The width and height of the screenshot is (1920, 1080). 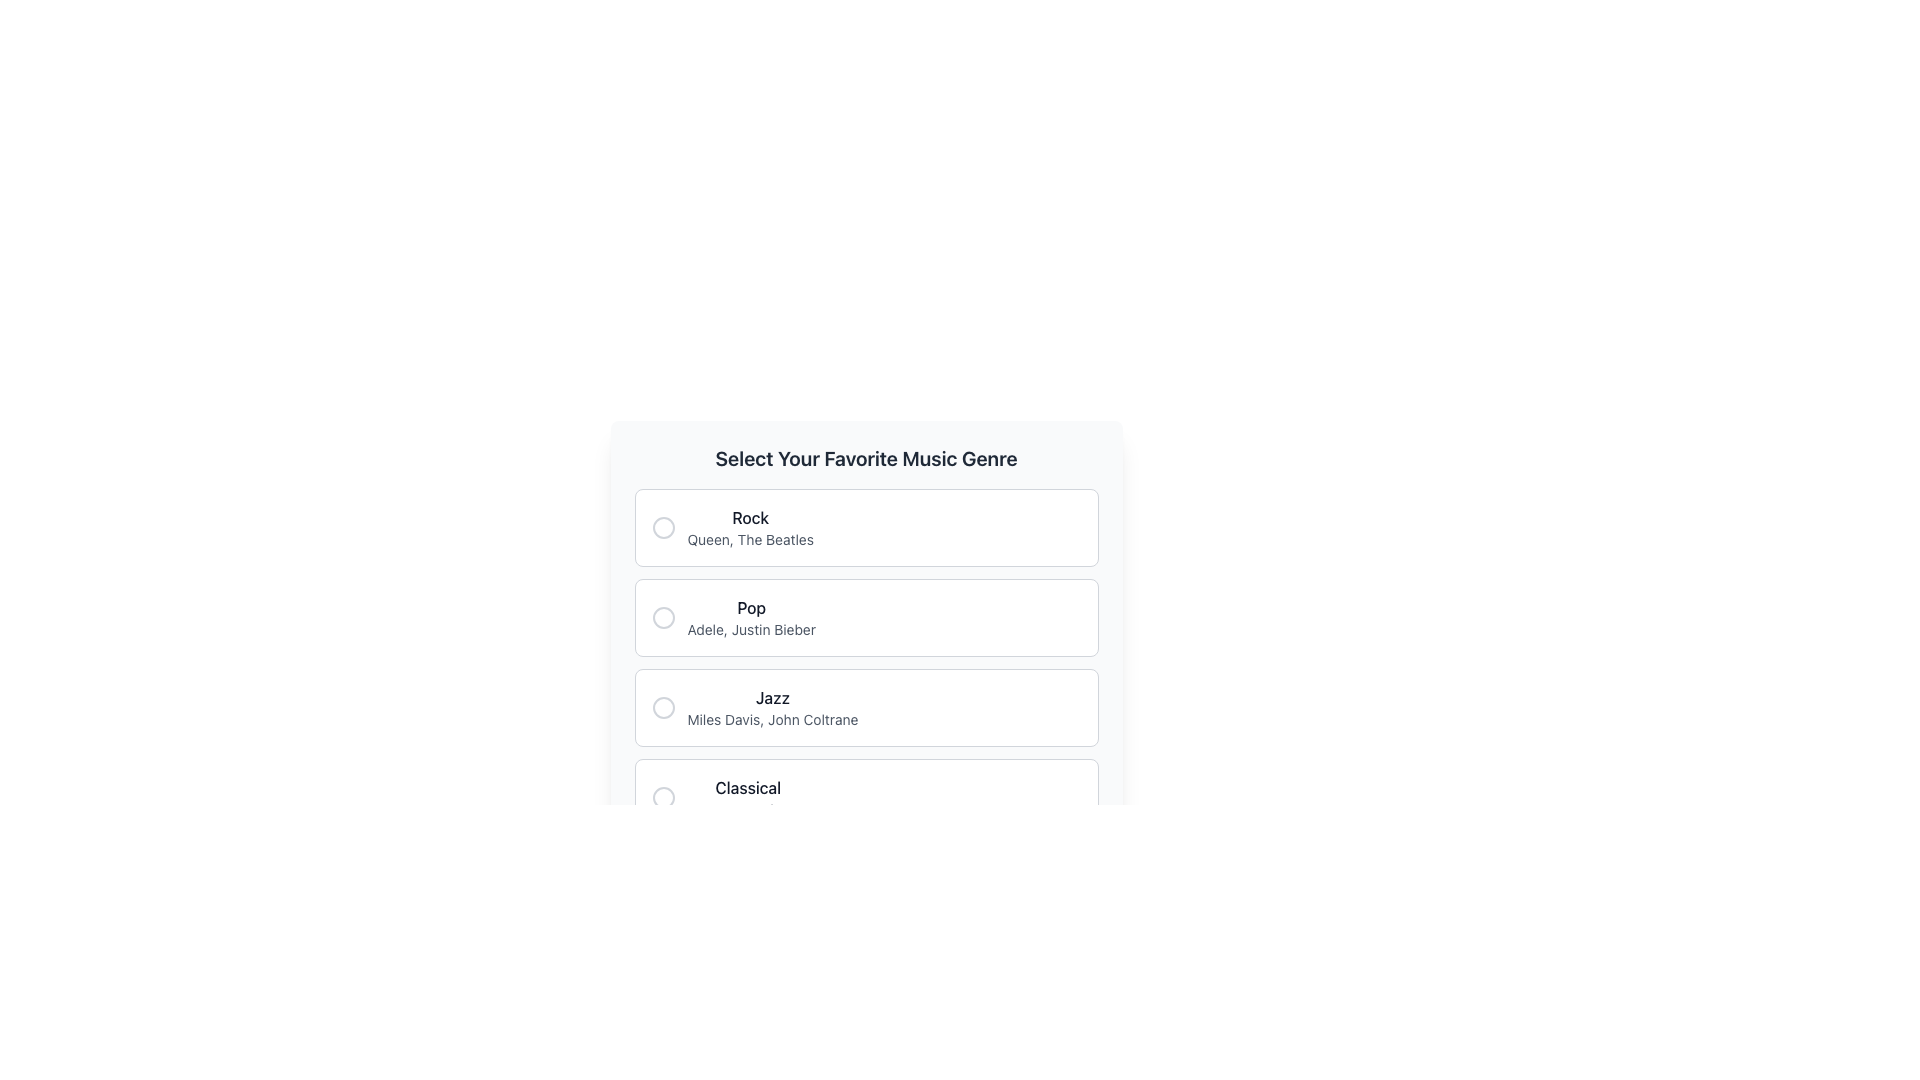 What do you see at coordinates (749, 527) in the screenshot?
I see `the text label that displays 'Rock' and 'Queen, The Beatles', which is the first option in the vertical list of music genres` at bounding box center [749, 527].